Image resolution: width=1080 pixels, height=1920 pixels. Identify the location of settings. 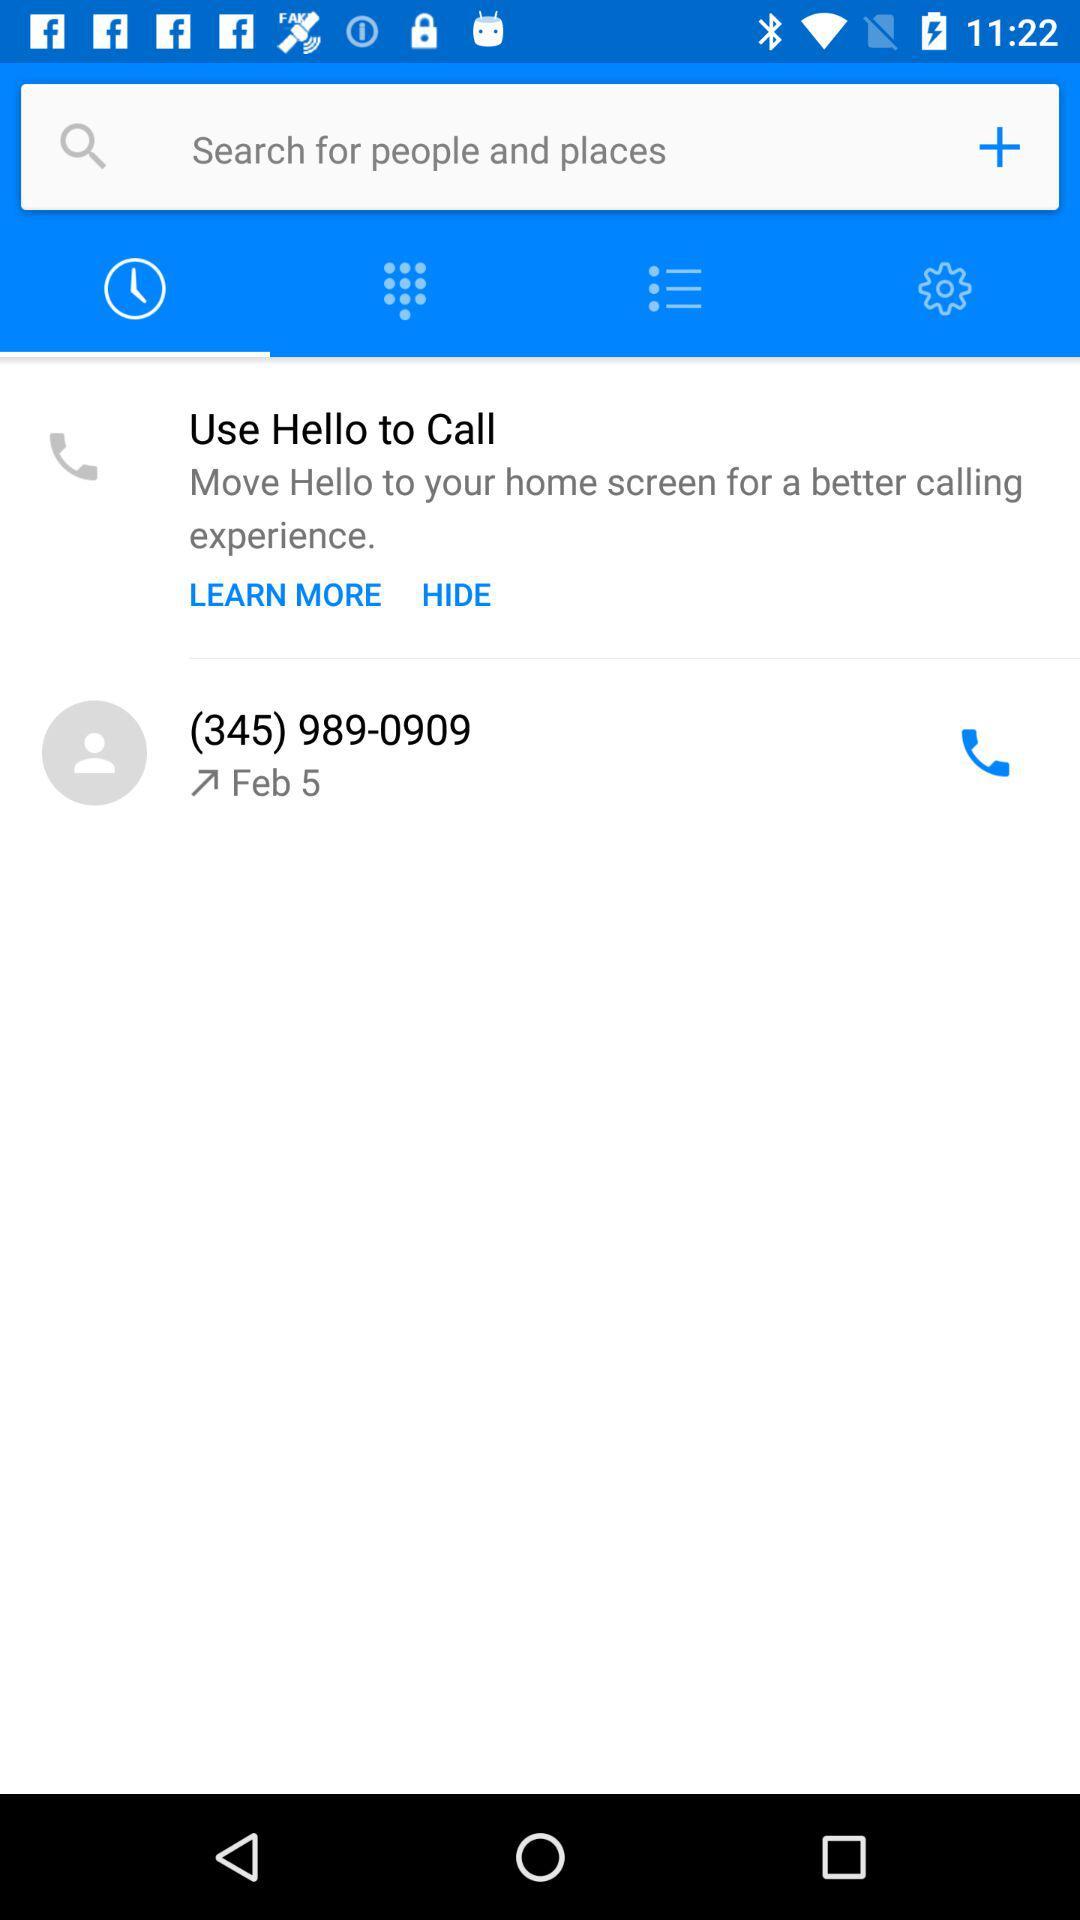
(945, 288).